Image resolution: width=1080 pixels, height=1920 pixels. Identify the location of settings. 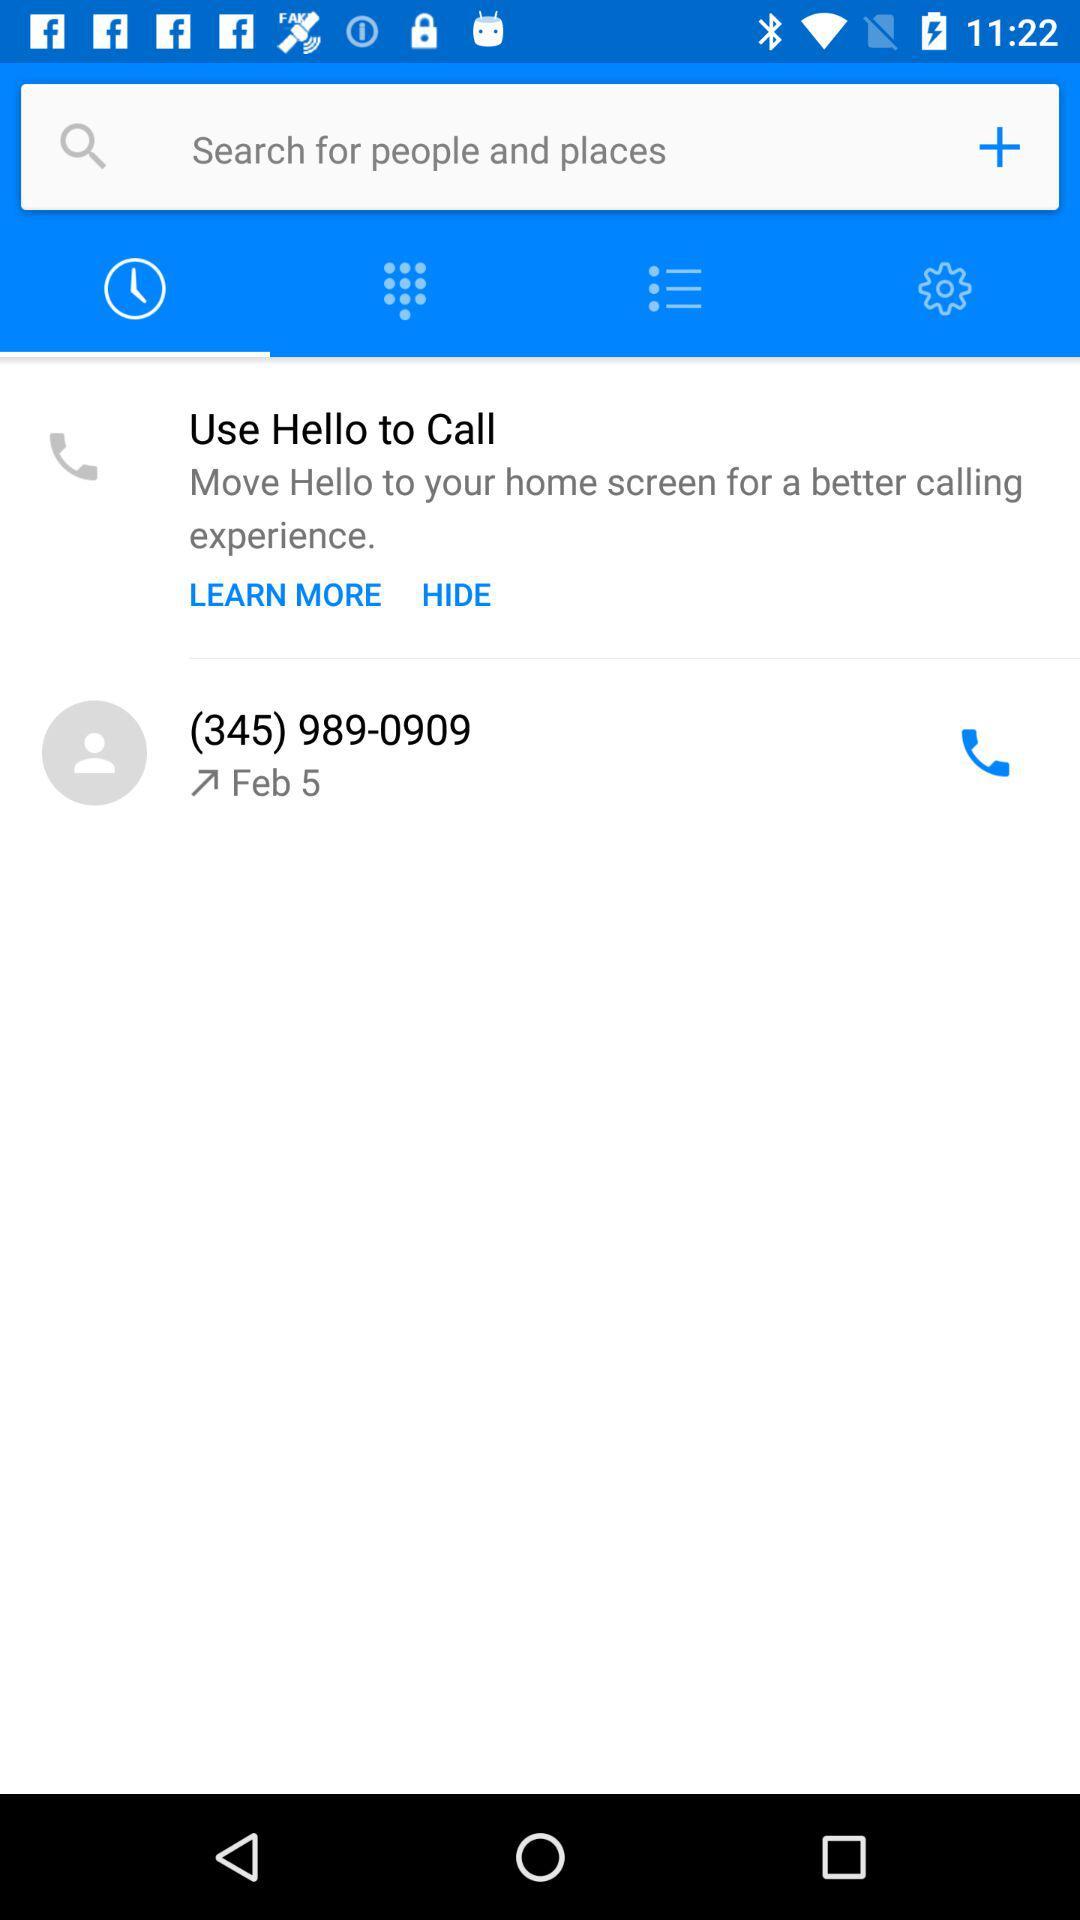
(945, 288).